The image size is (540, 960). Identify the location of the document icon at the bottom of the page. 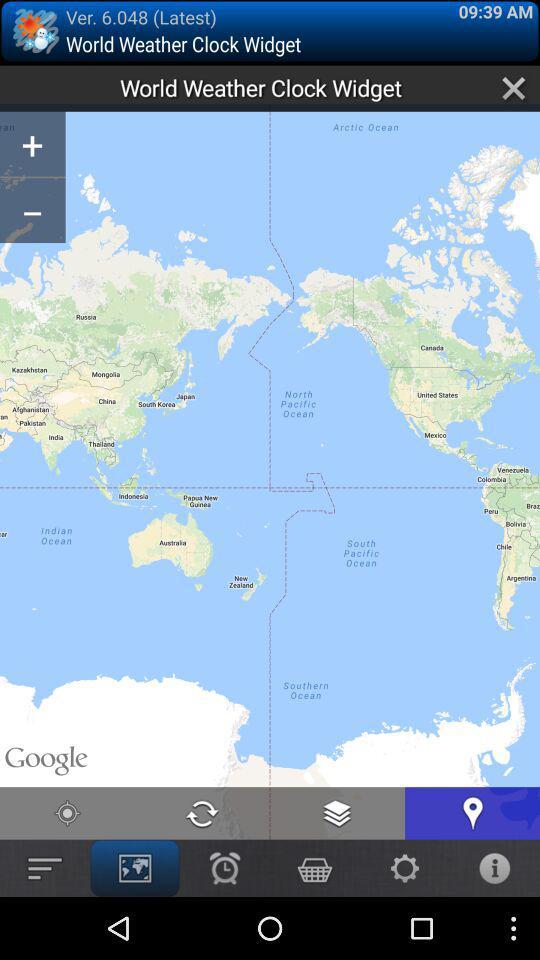
(337, 813).